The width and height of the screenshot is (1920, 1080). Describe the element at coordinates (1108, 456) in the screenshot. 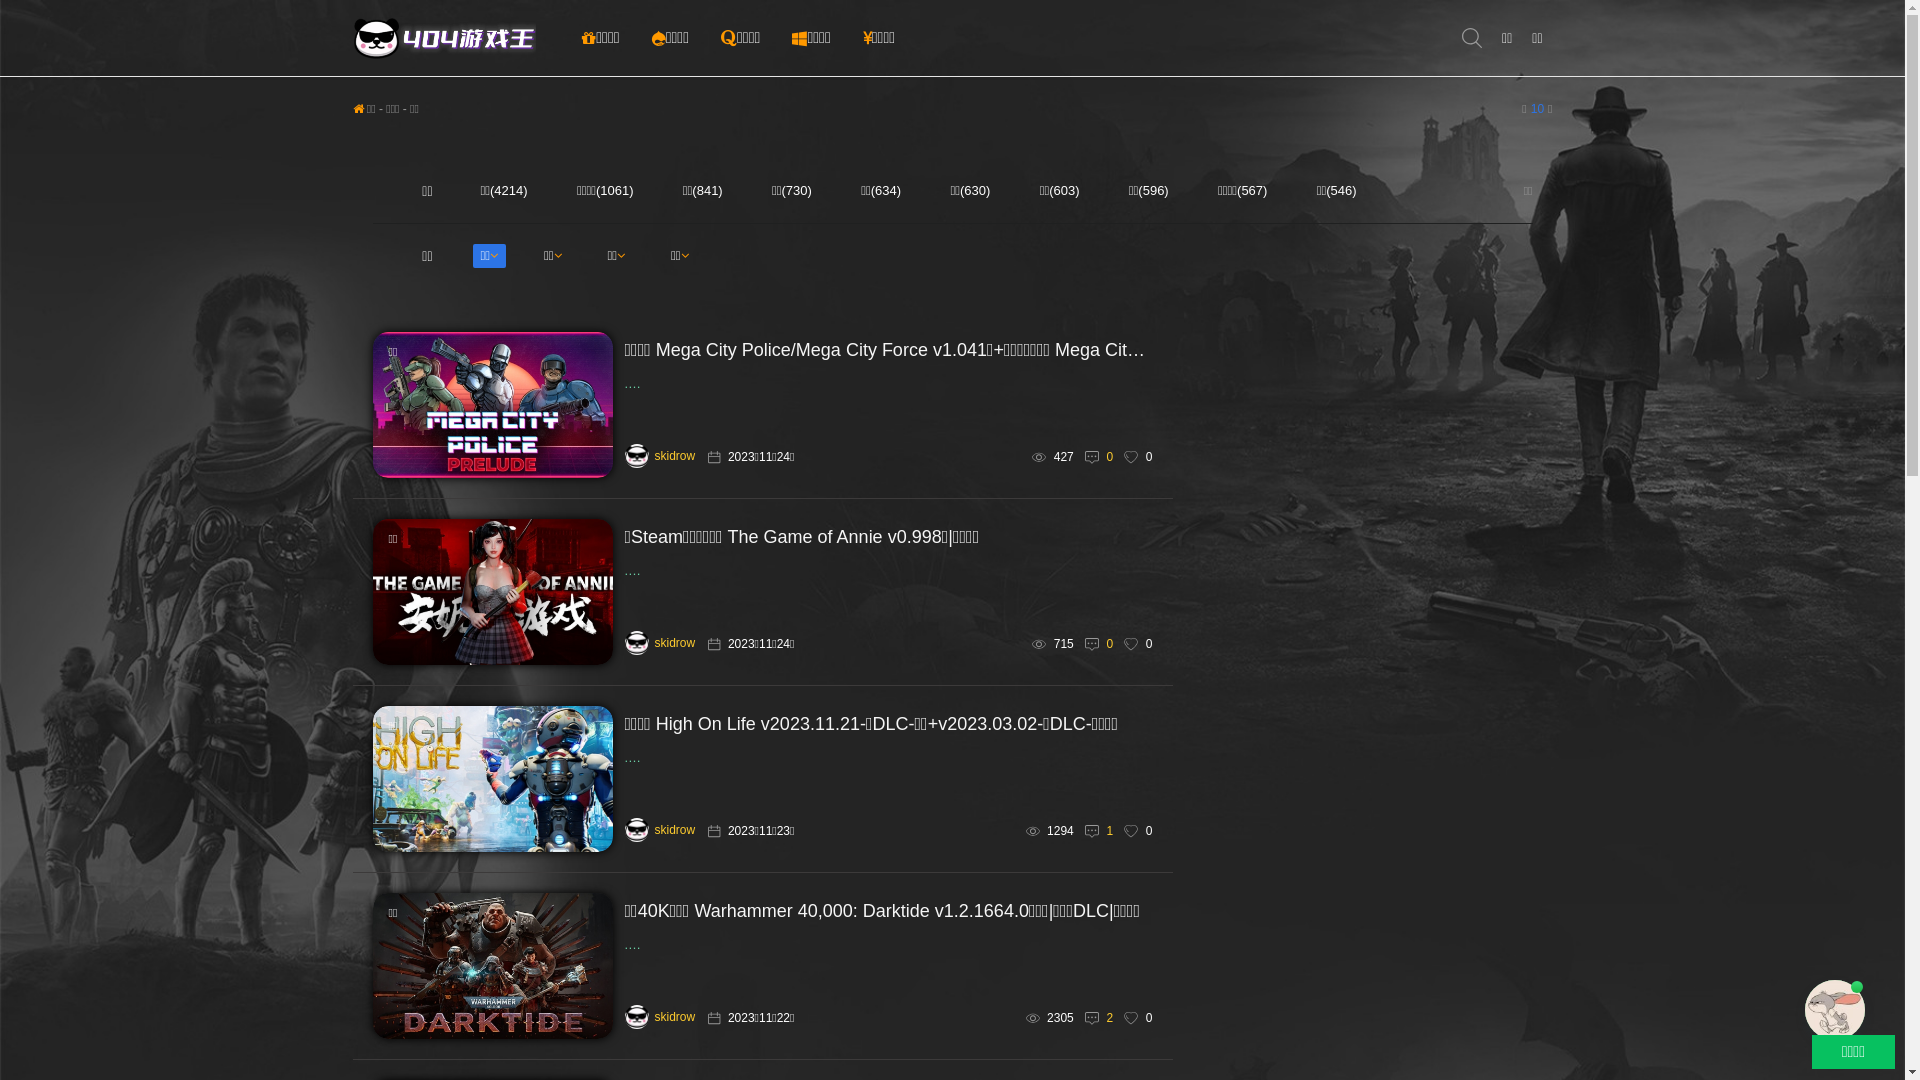

I see `'0'` at that location.